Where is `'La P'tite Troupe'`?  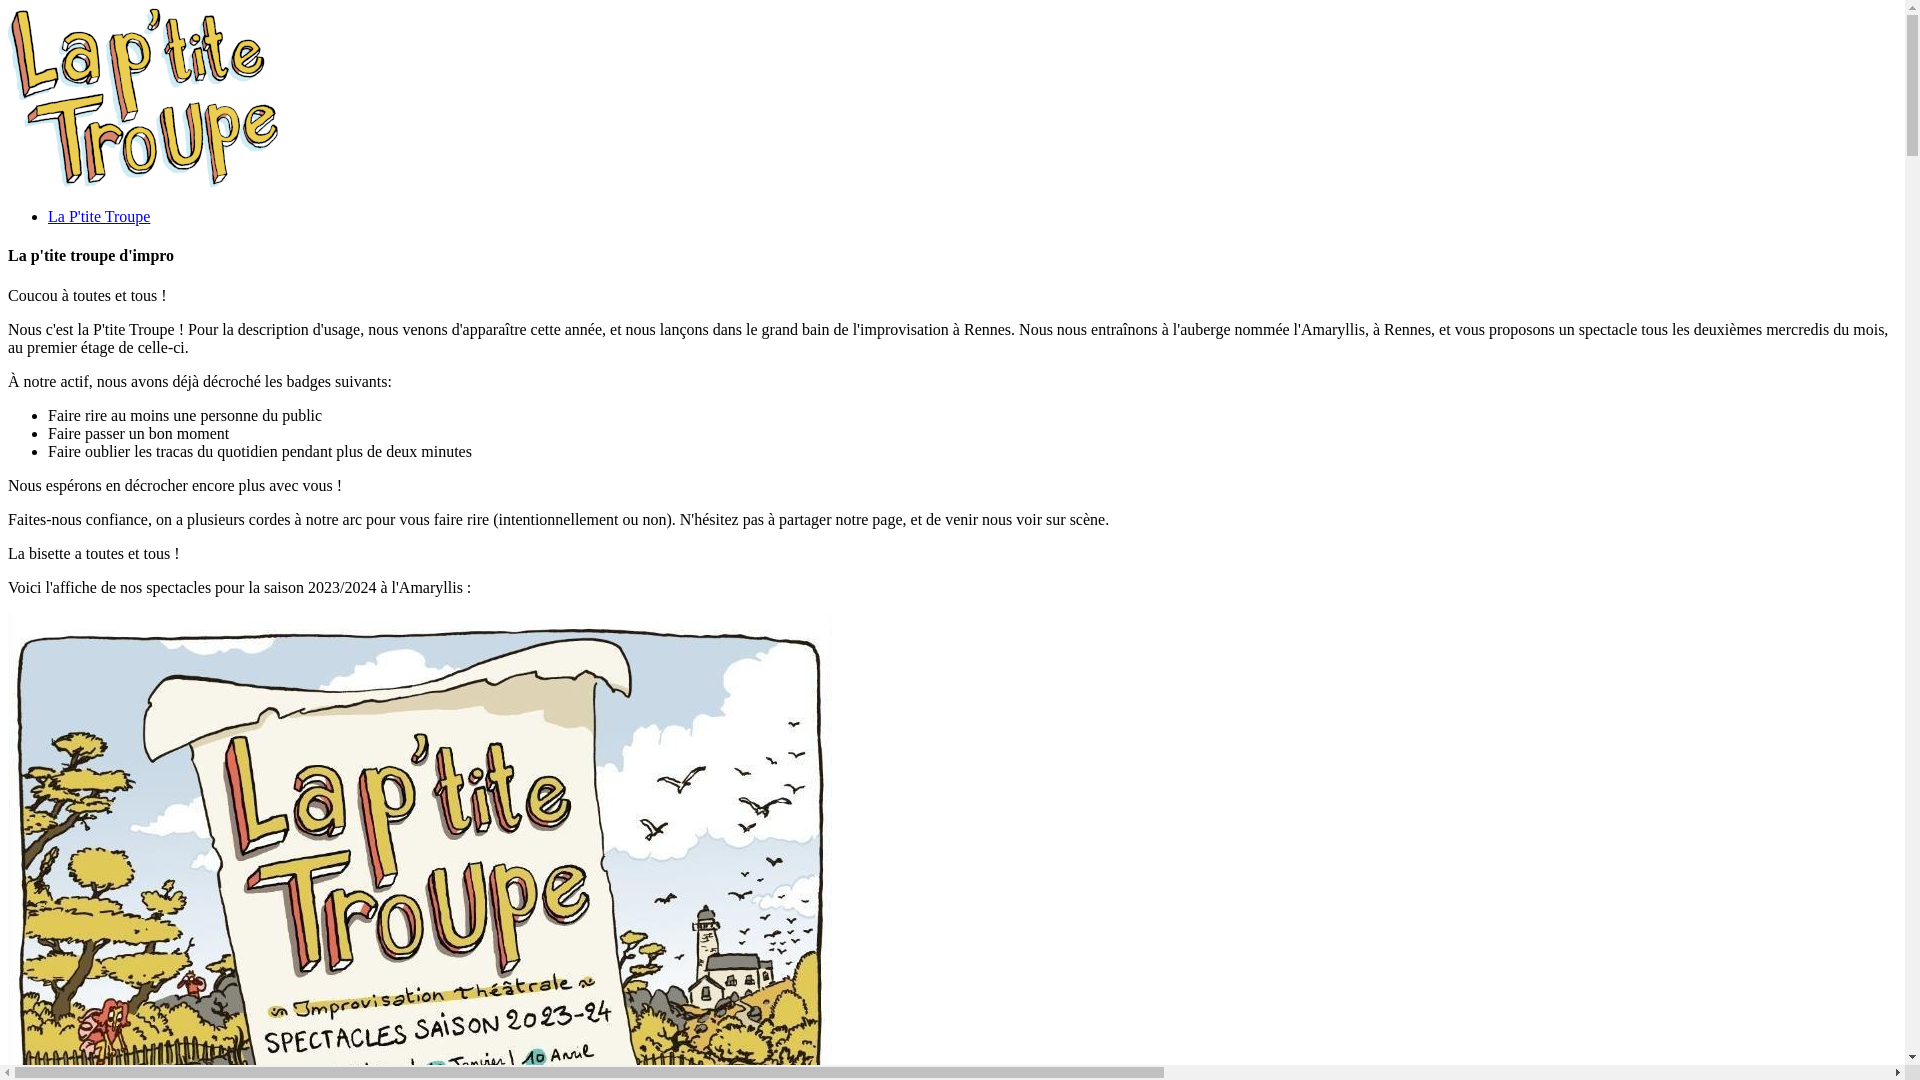 'La P'tite Troupe' is located at coordinates (98, 216).